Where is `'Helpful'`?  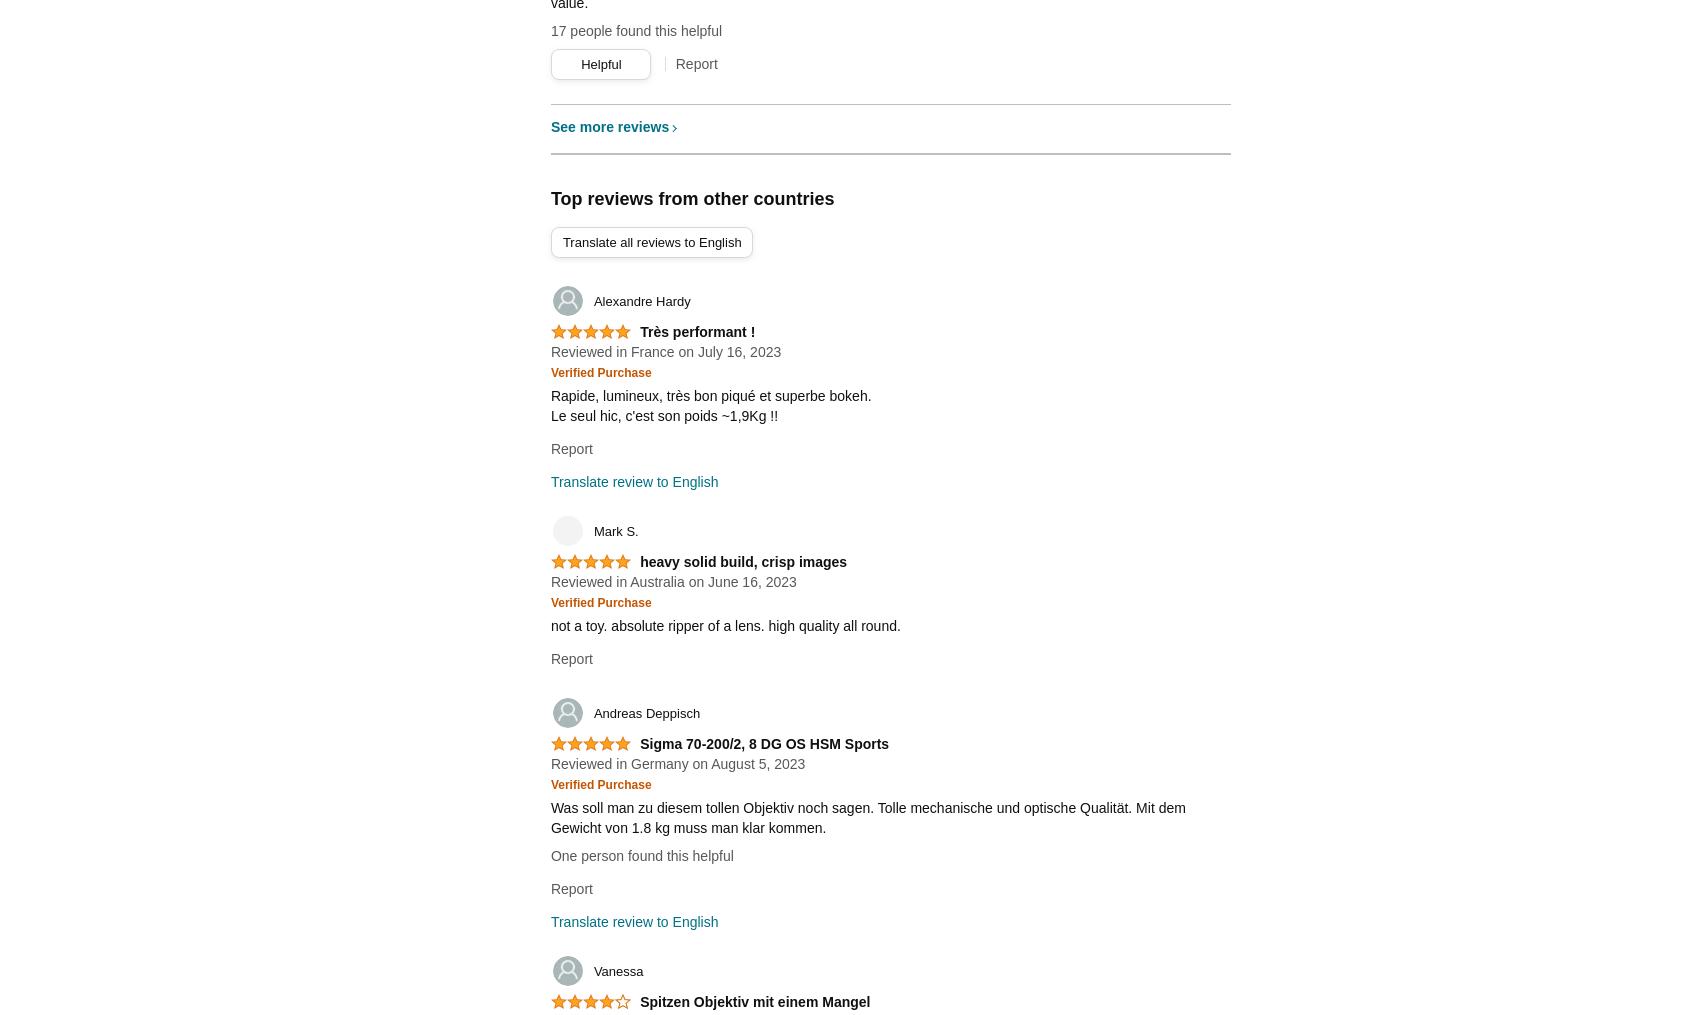
'Helpful' is located at coordinates (599, 63).